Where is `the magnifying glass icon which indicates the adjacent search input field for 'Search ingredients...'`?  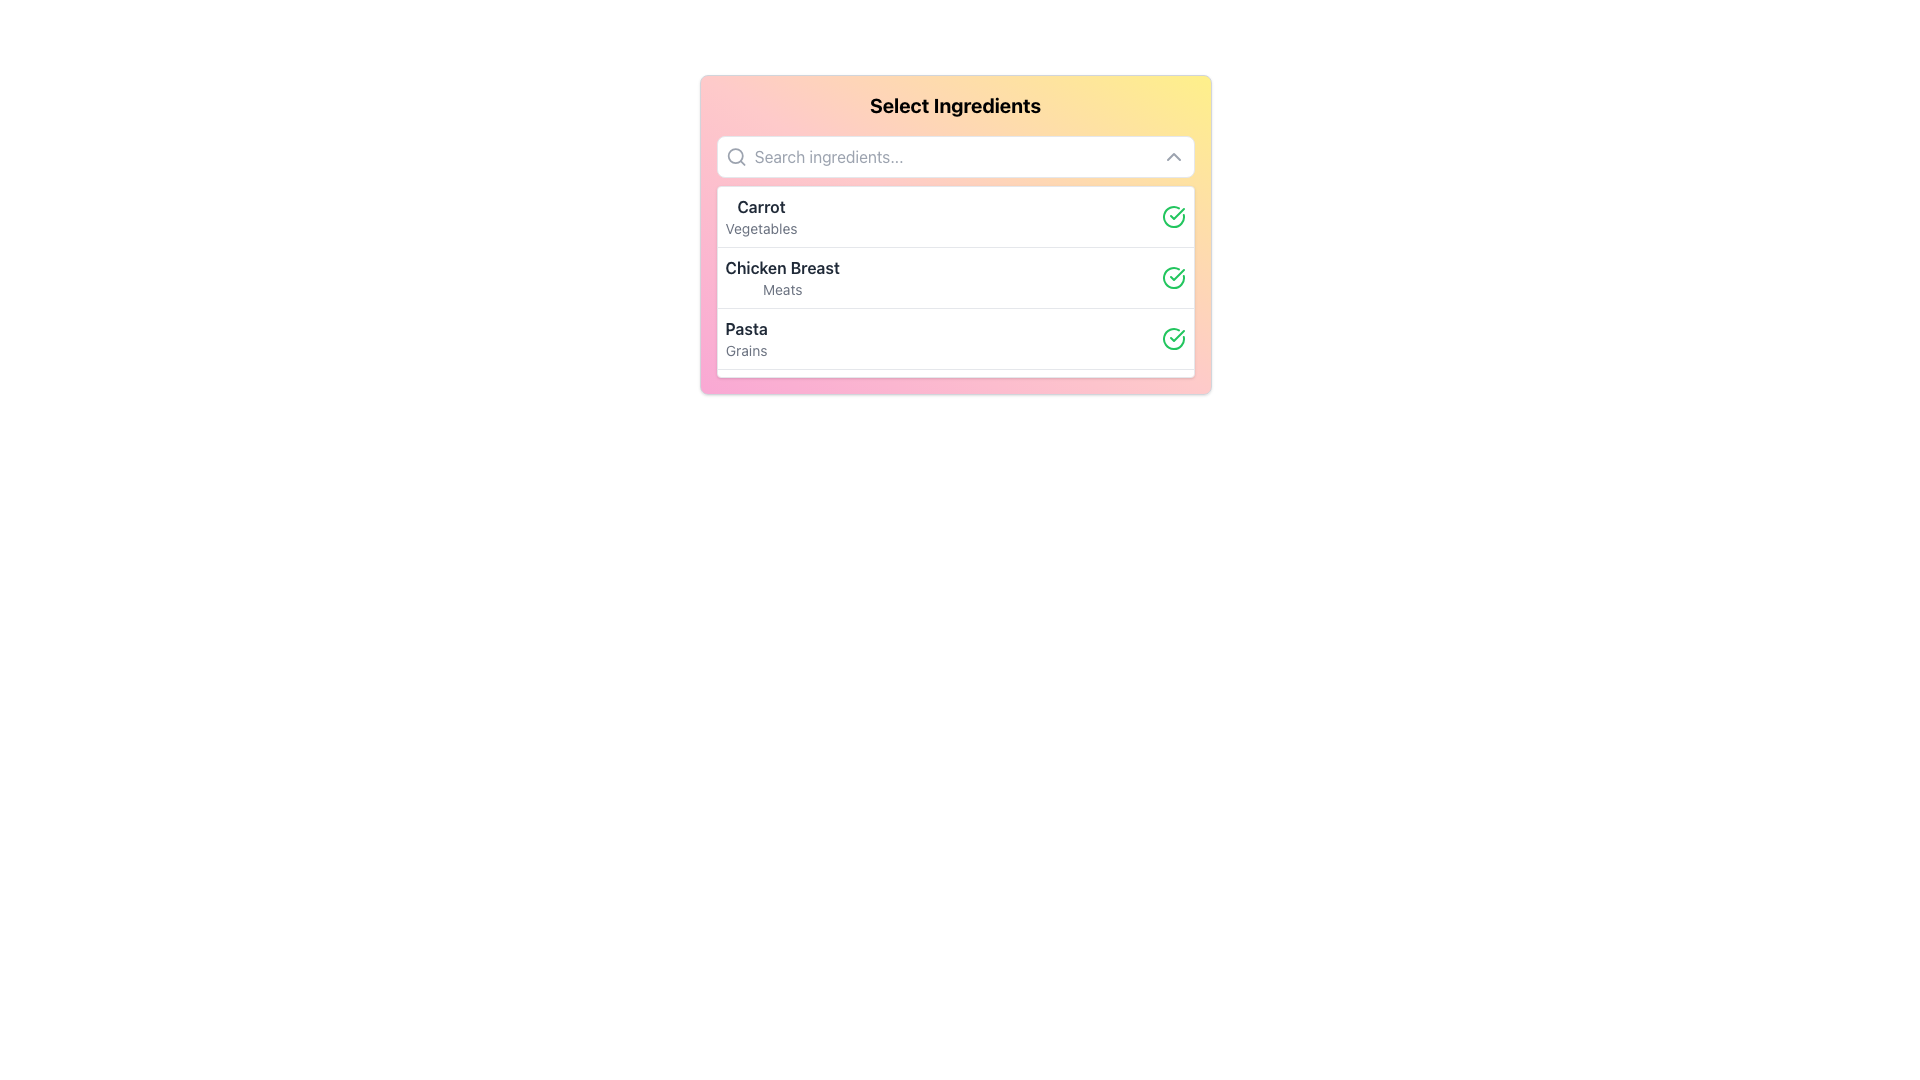
the magnifying glass icon which indicates the adjacent search input field for 'Search ingredients...' is located at coordinates (735, 156).